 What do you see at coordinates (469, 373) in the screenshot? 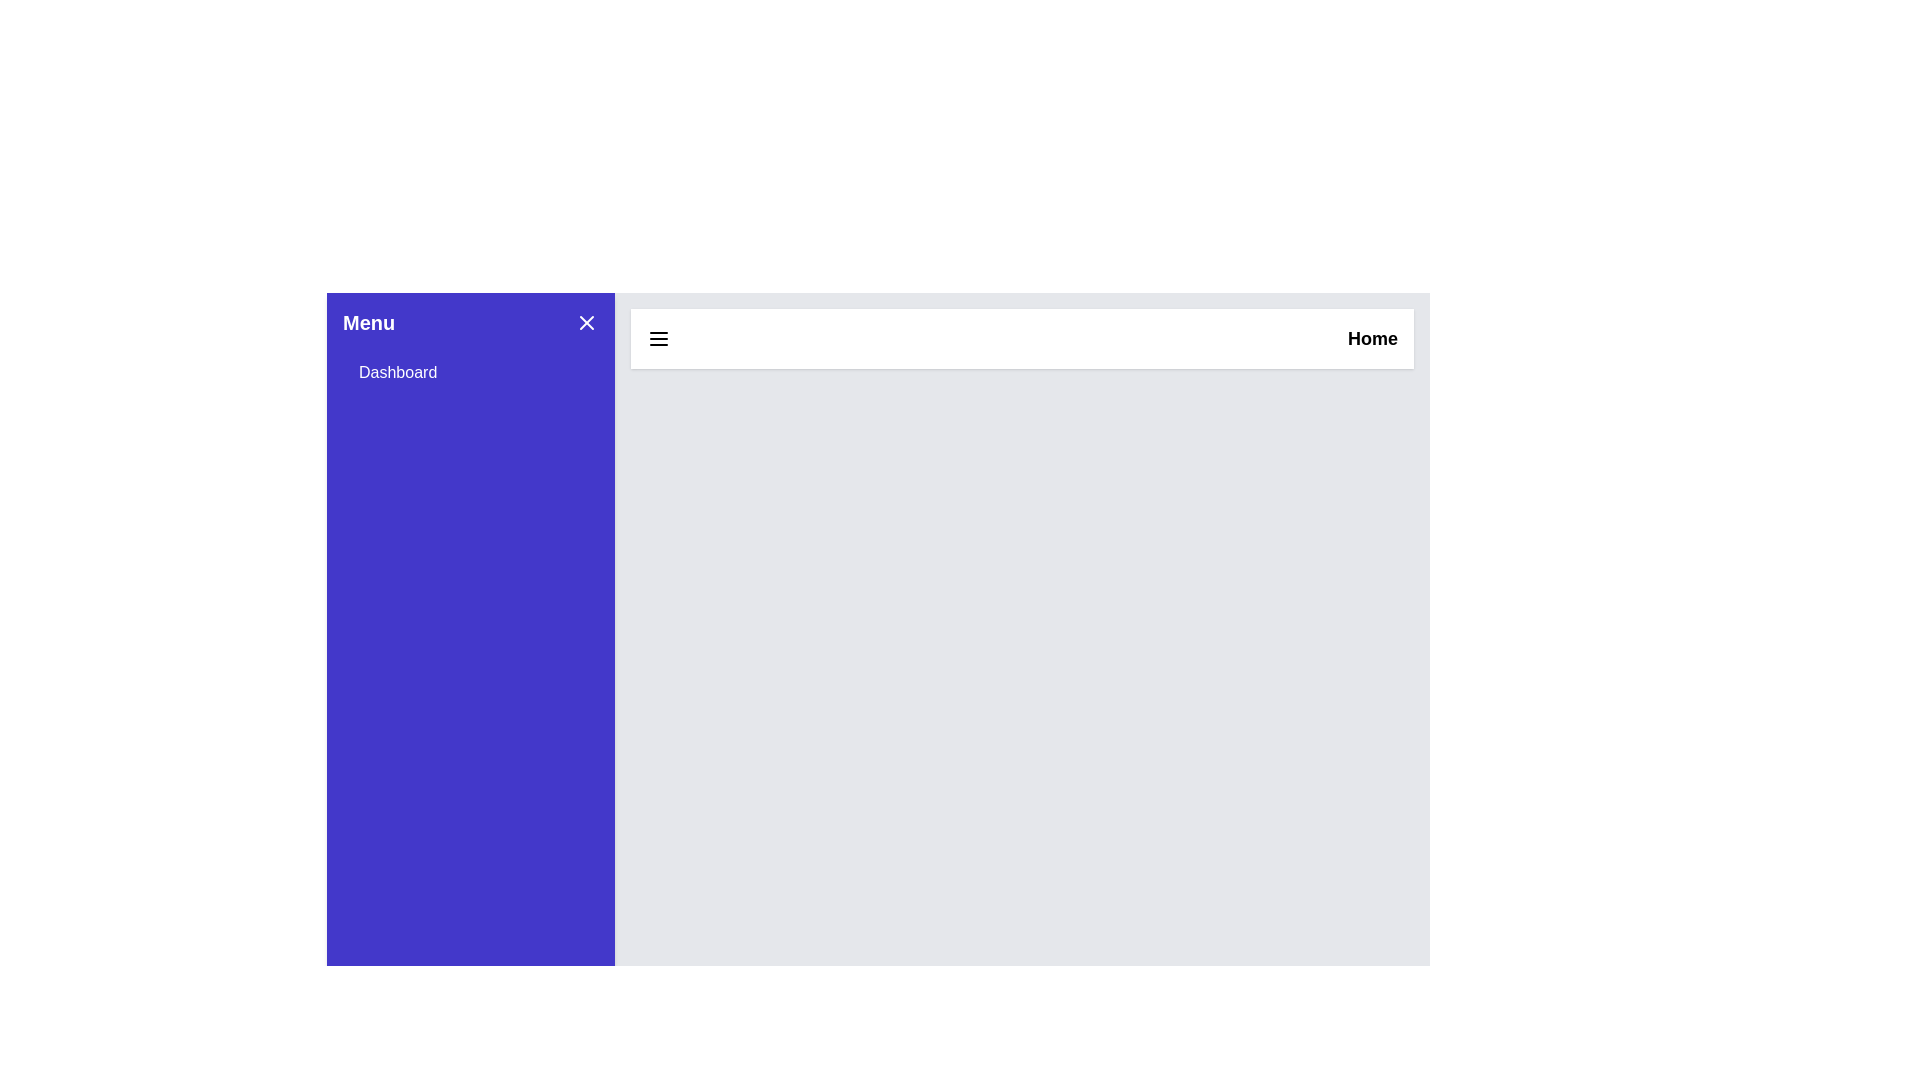
I see `the 'Dashboard' button in the drawer` at bounding box center [469, 373].